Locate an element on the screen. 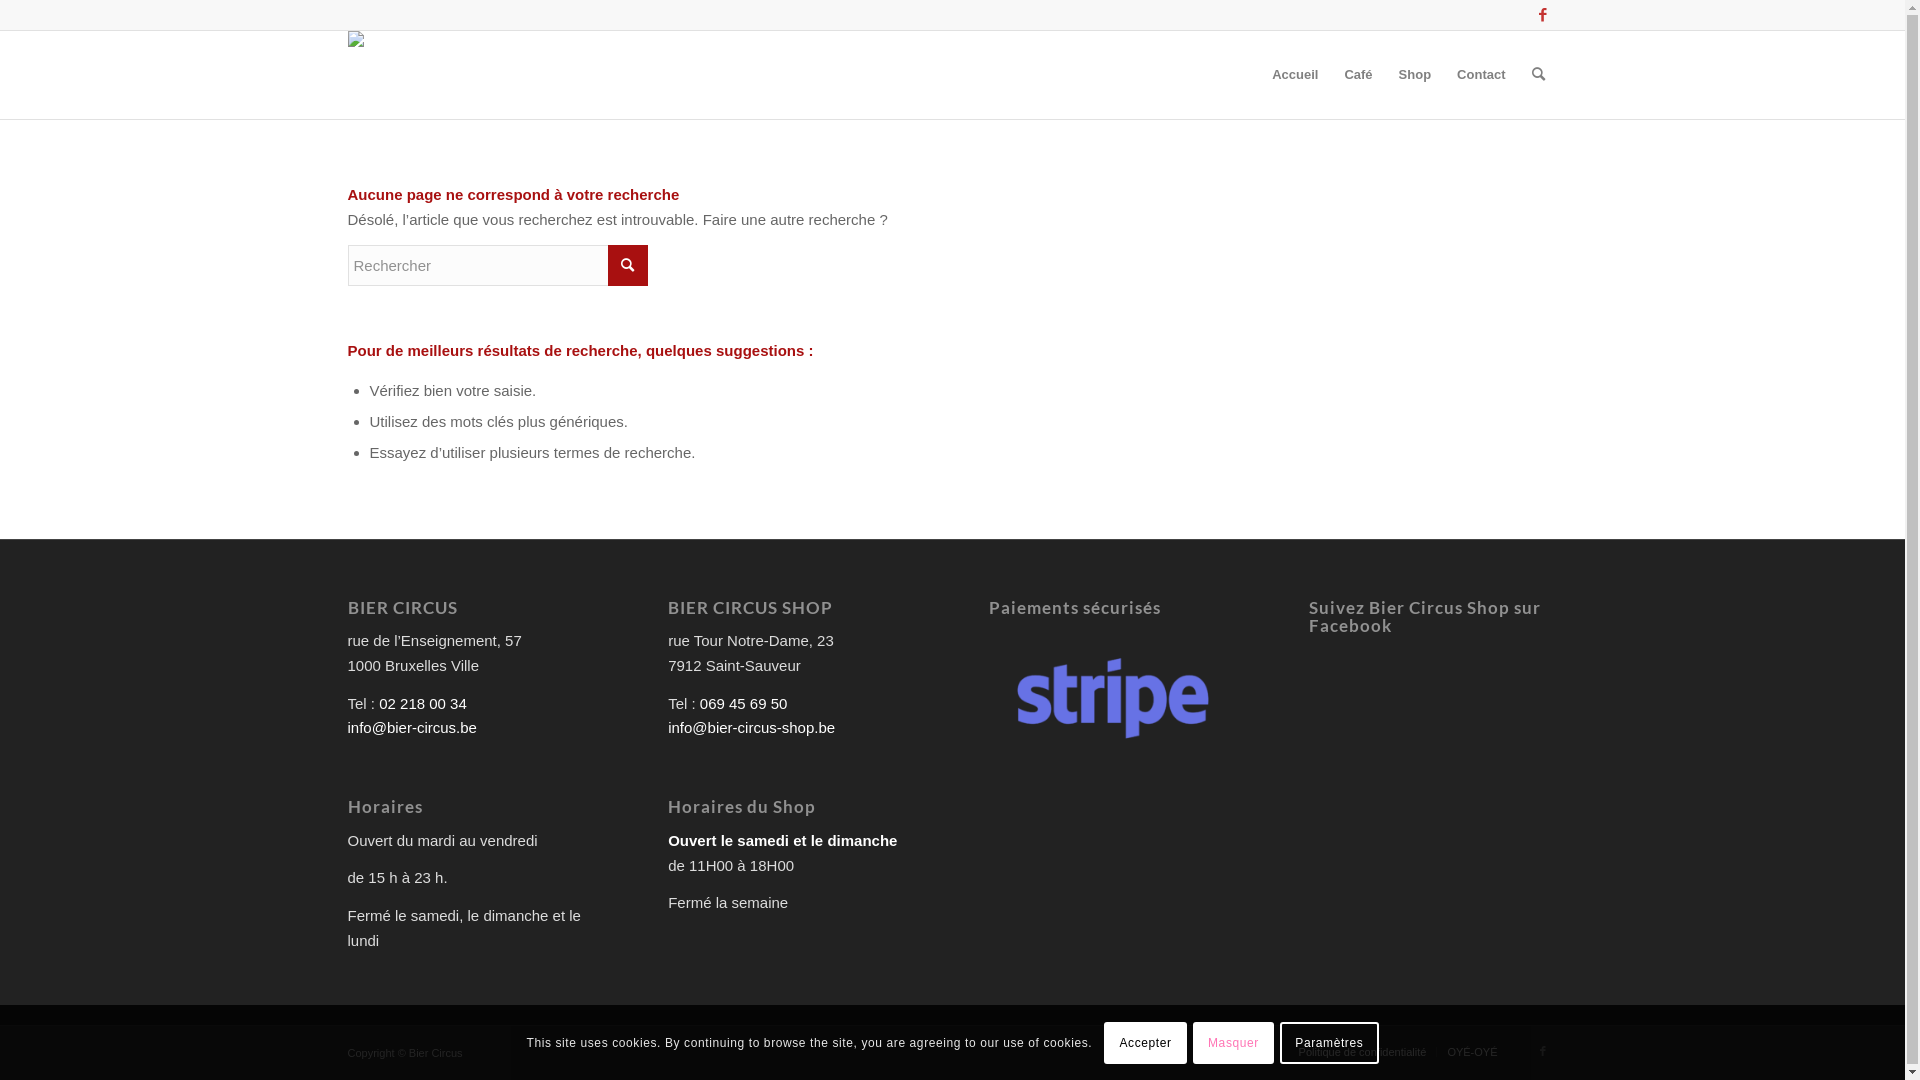 This screenshot has width=1920, height=1080. 'Masquer' is located at coordinates (1193, 1040).